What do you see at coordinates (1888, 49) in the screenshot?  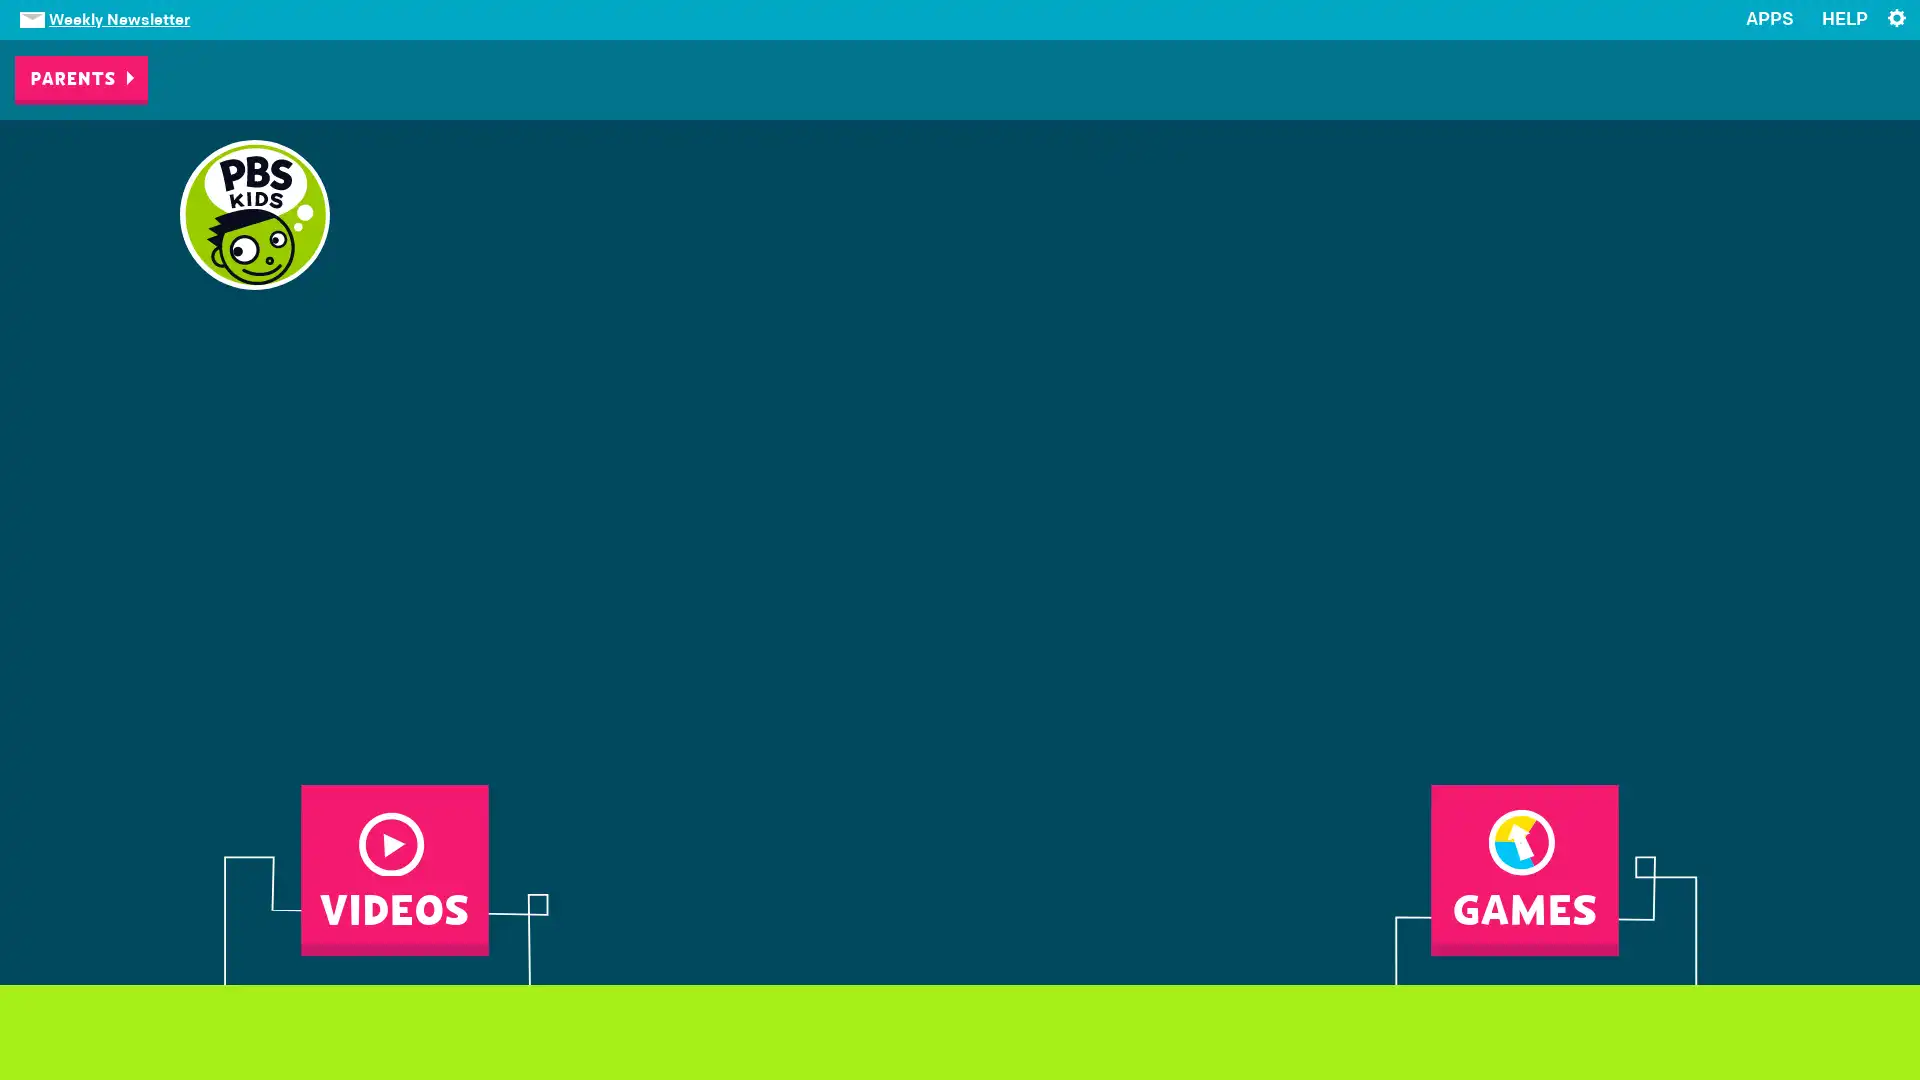 I see `x Close` at bounding box center [1888, 49].